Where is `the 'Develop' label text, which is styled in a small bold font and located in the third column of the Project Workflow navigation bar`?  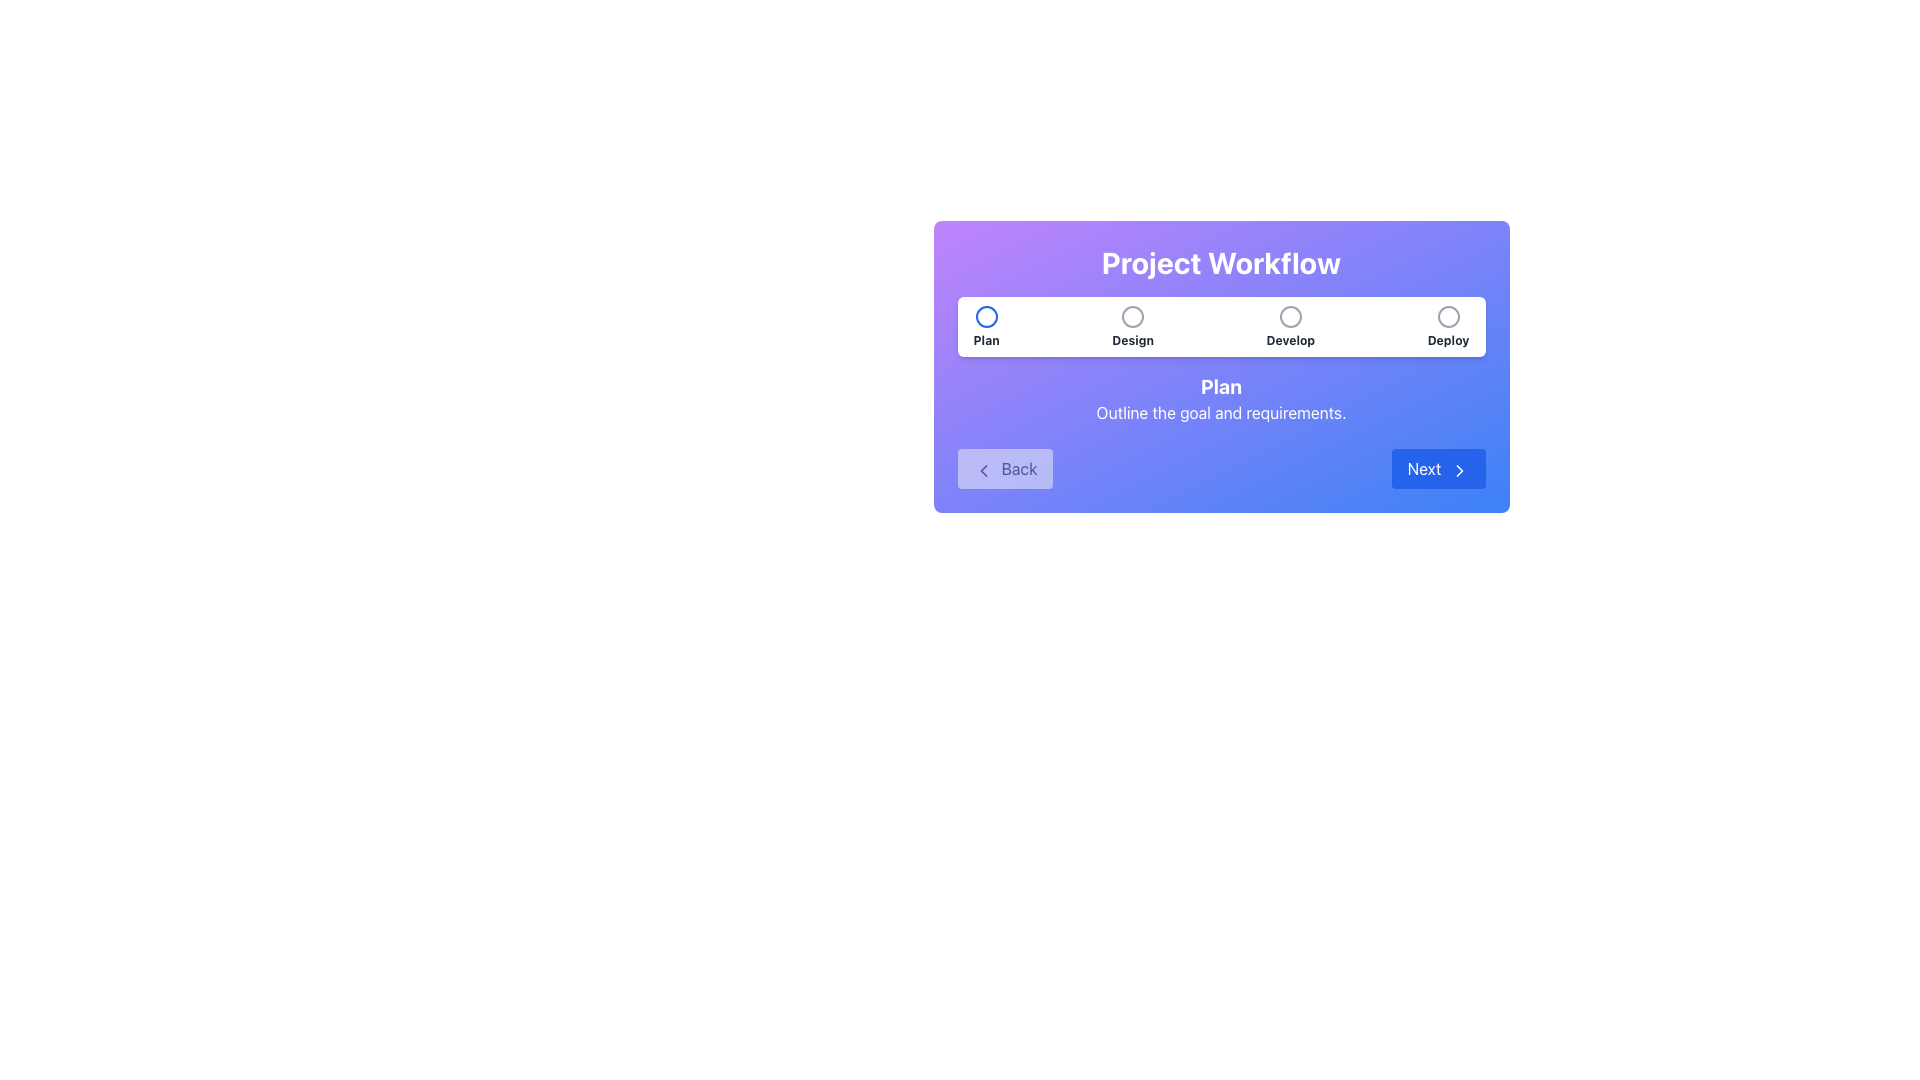
the 'Develop' label text, which is styled in a small bold font and located in the third column of the Project Workflow navigation bar is located at coordinates (1290, 339).